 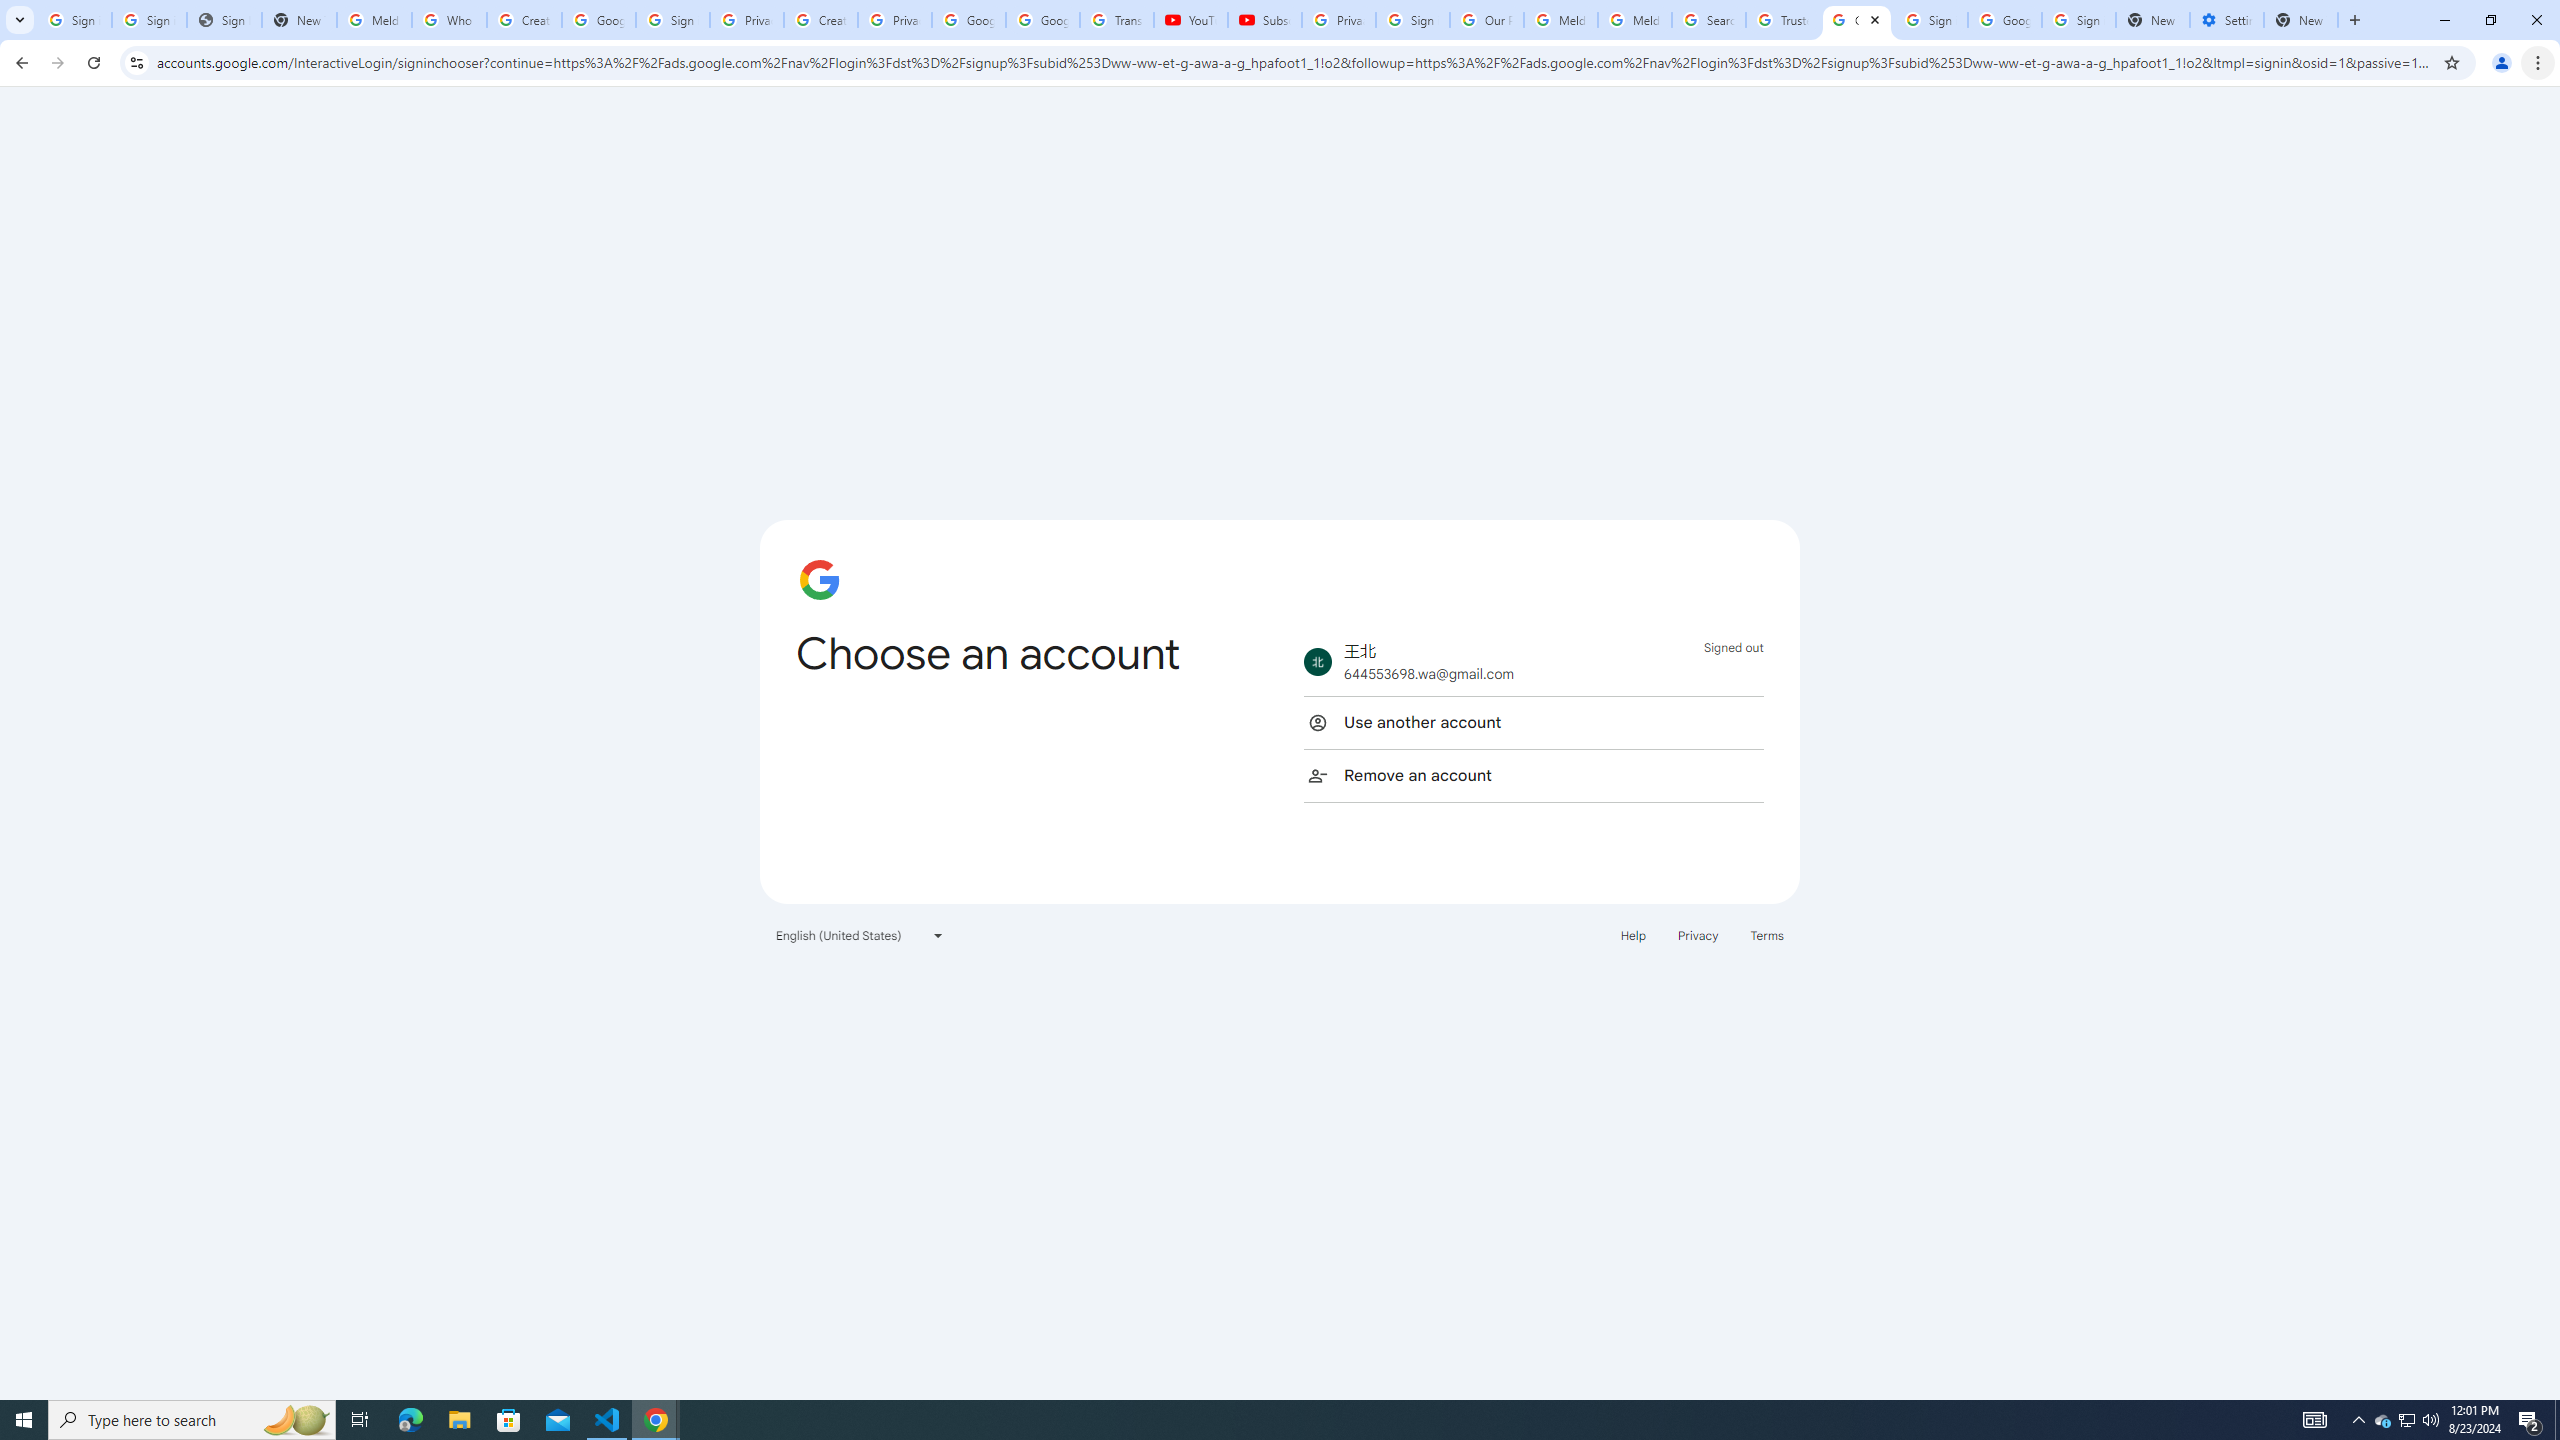 I want to click on 'Sign In - USA TODAY', so click(x=224, y=19).